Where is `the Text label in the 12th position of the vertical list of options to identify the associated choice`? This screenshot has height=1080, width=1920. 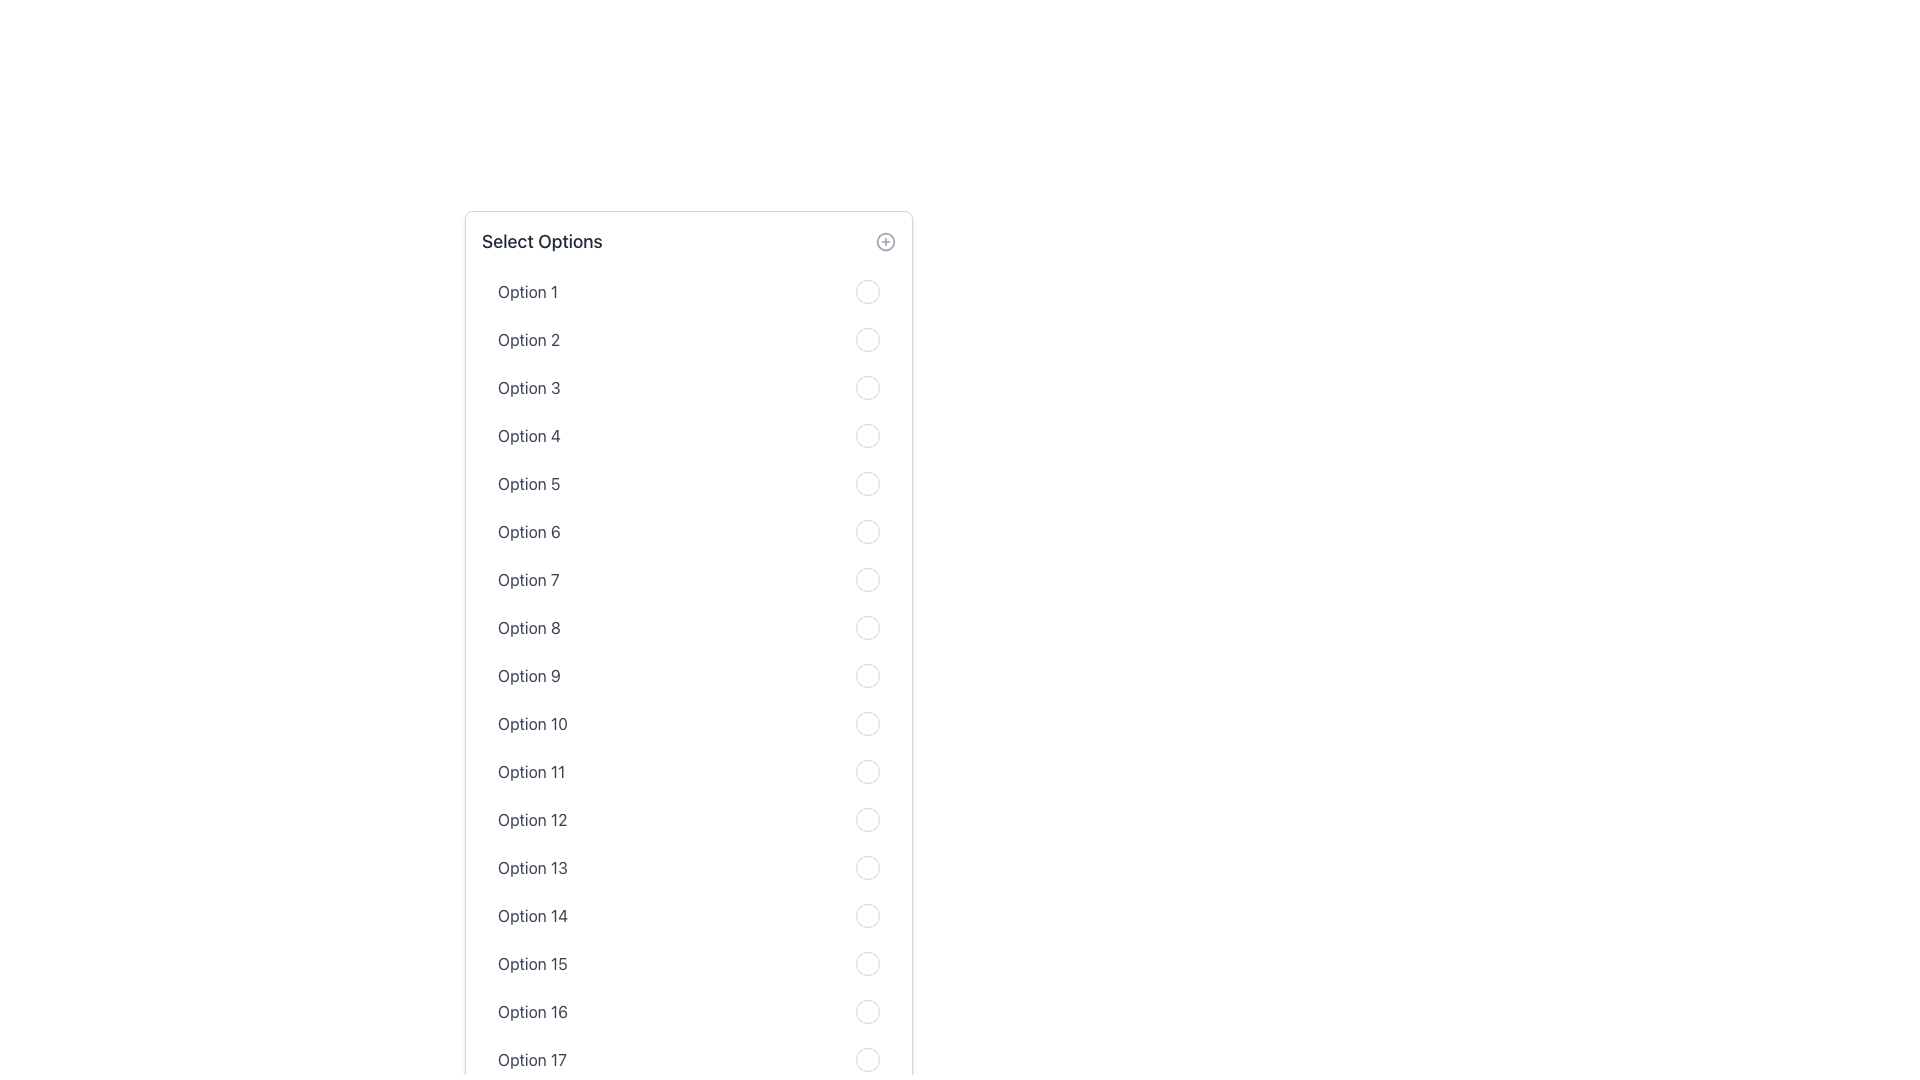
the Text label in the 12th position of the vertical list of options to identify the associated choice is located at coordinates (532, 820).